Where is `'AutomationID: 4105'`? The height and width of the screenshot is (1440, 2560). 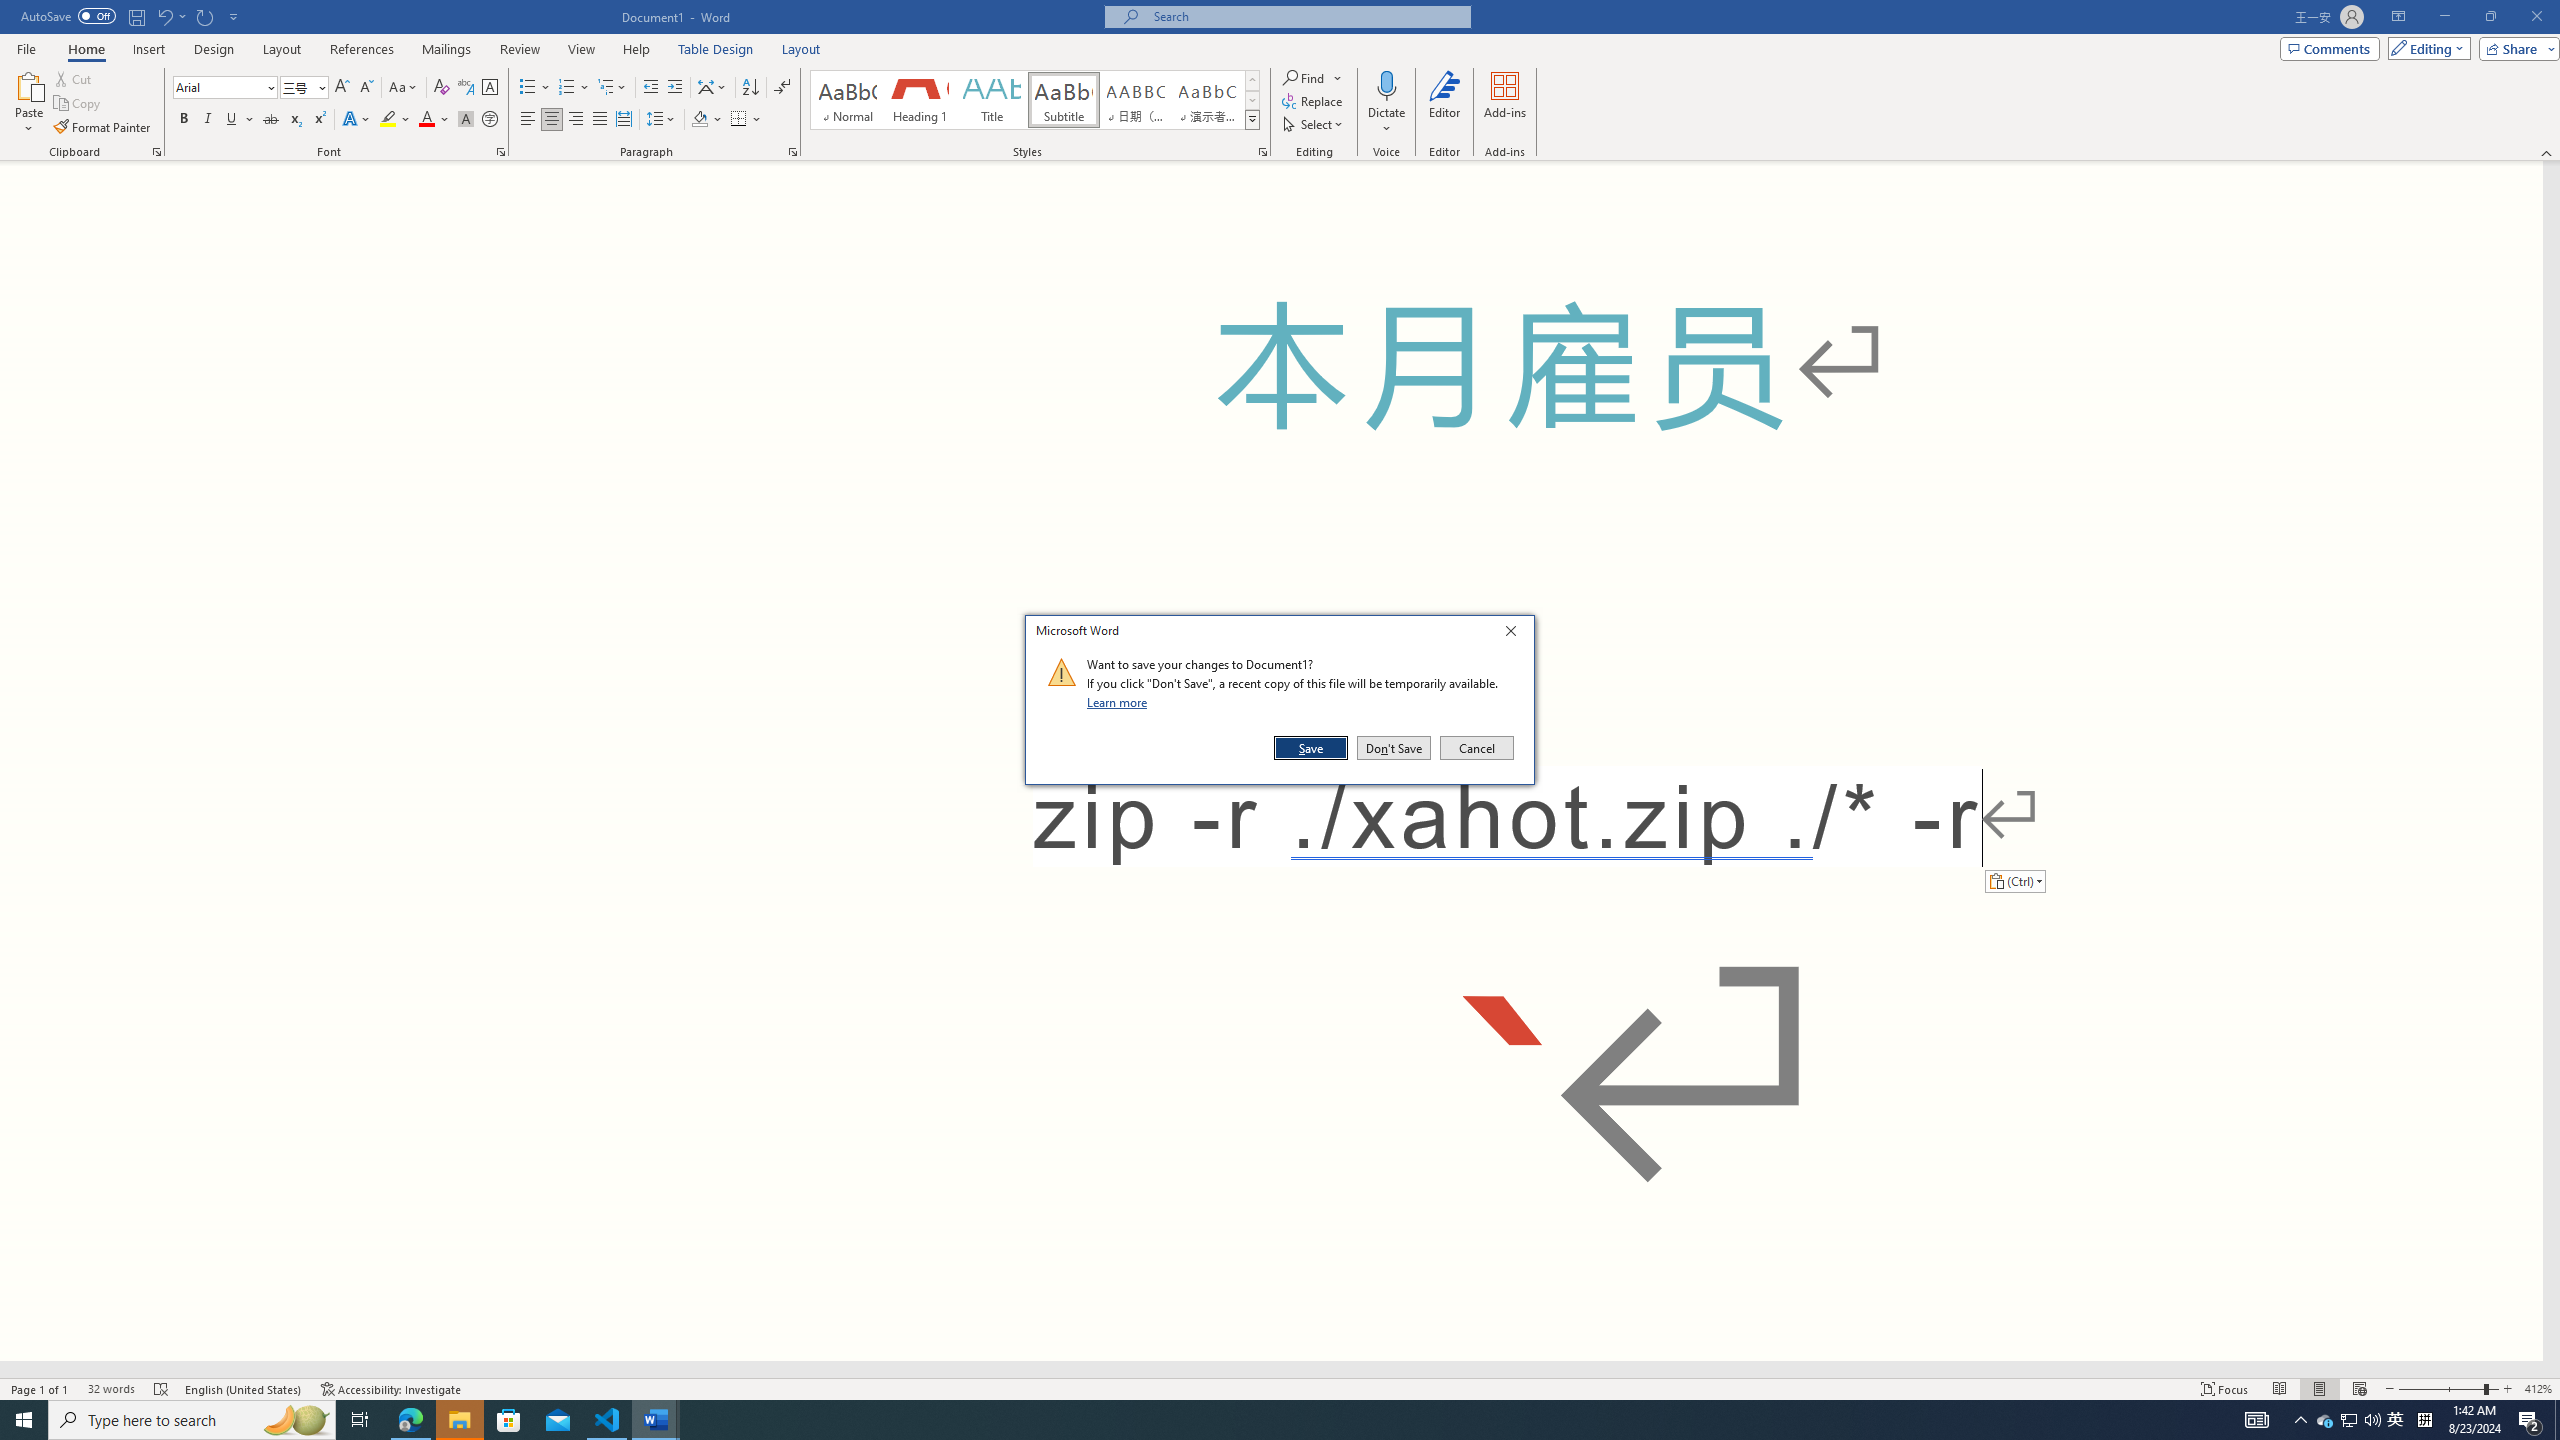
'AutomationID: 4105' is located at coordinates (2255, 1418).